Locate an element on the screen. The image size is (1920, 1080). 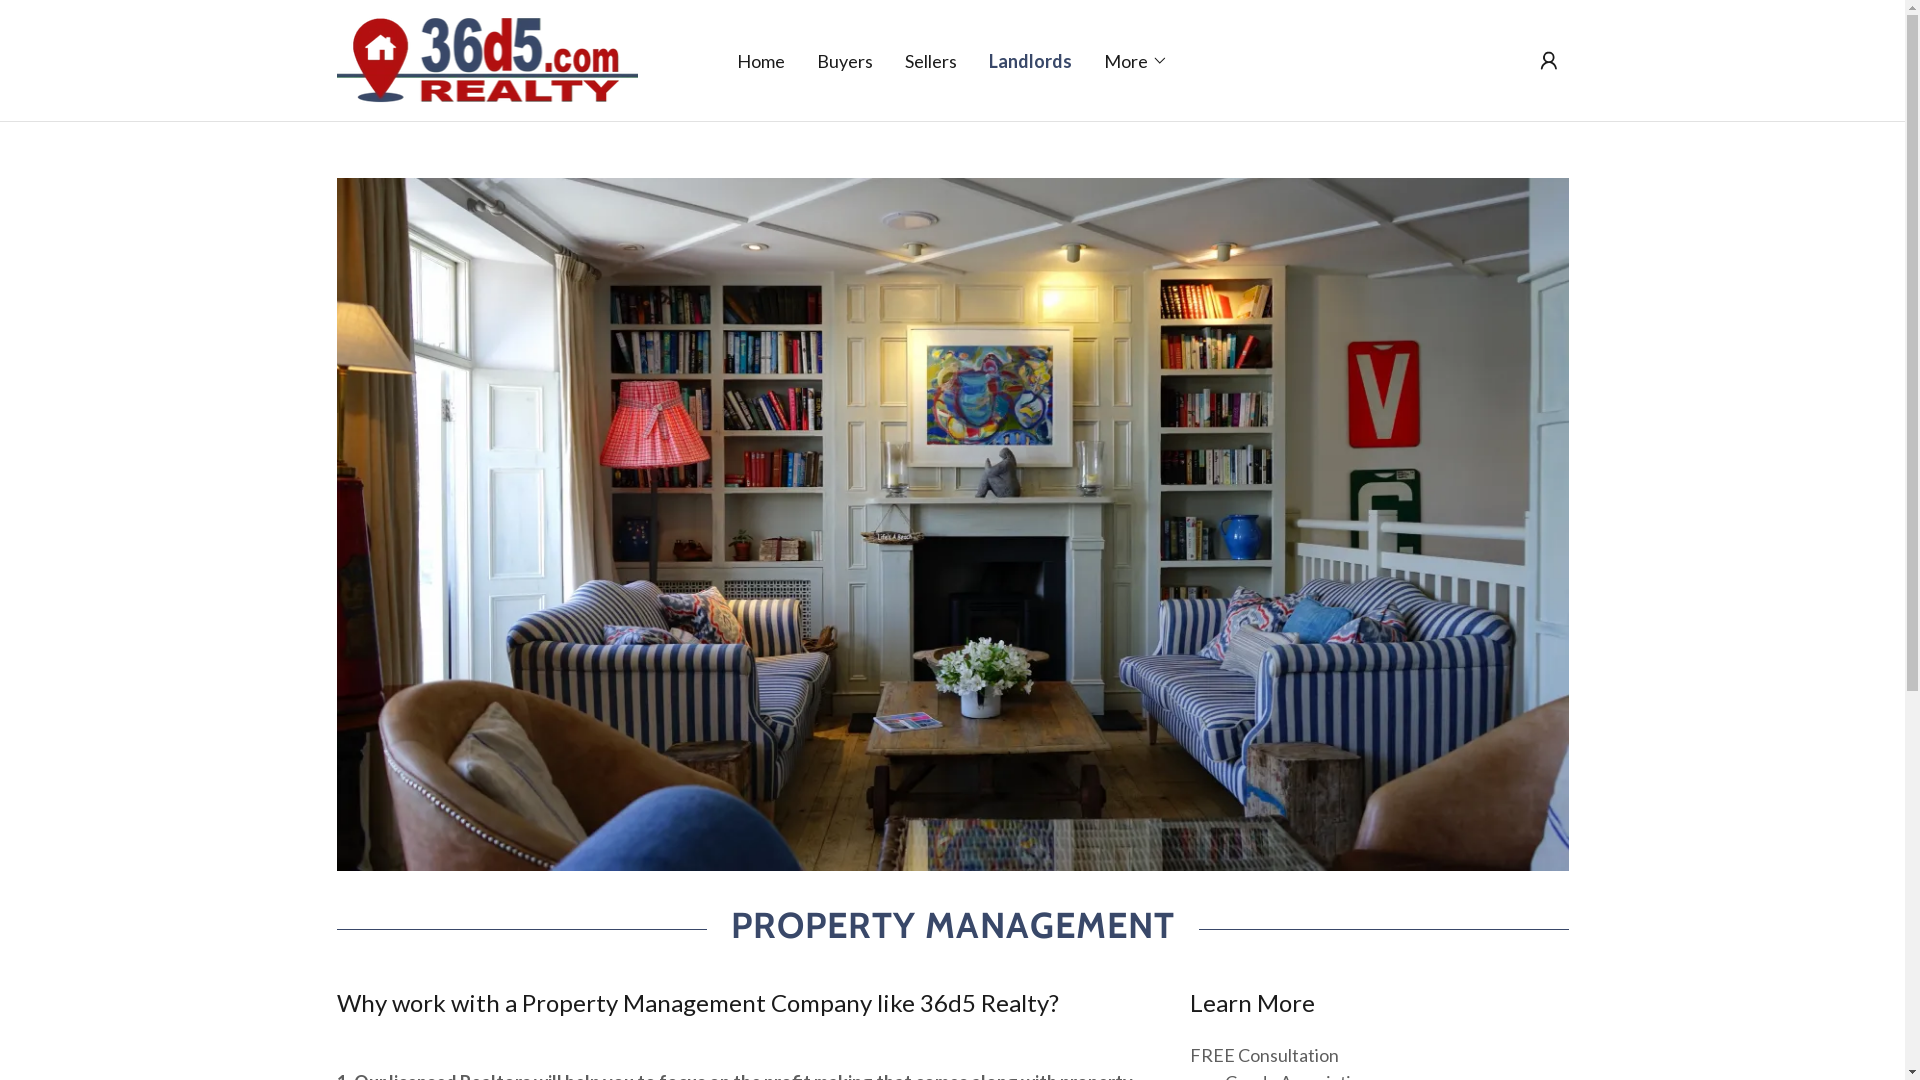
'36d5 Realty' is located at coordinates (486, 56).